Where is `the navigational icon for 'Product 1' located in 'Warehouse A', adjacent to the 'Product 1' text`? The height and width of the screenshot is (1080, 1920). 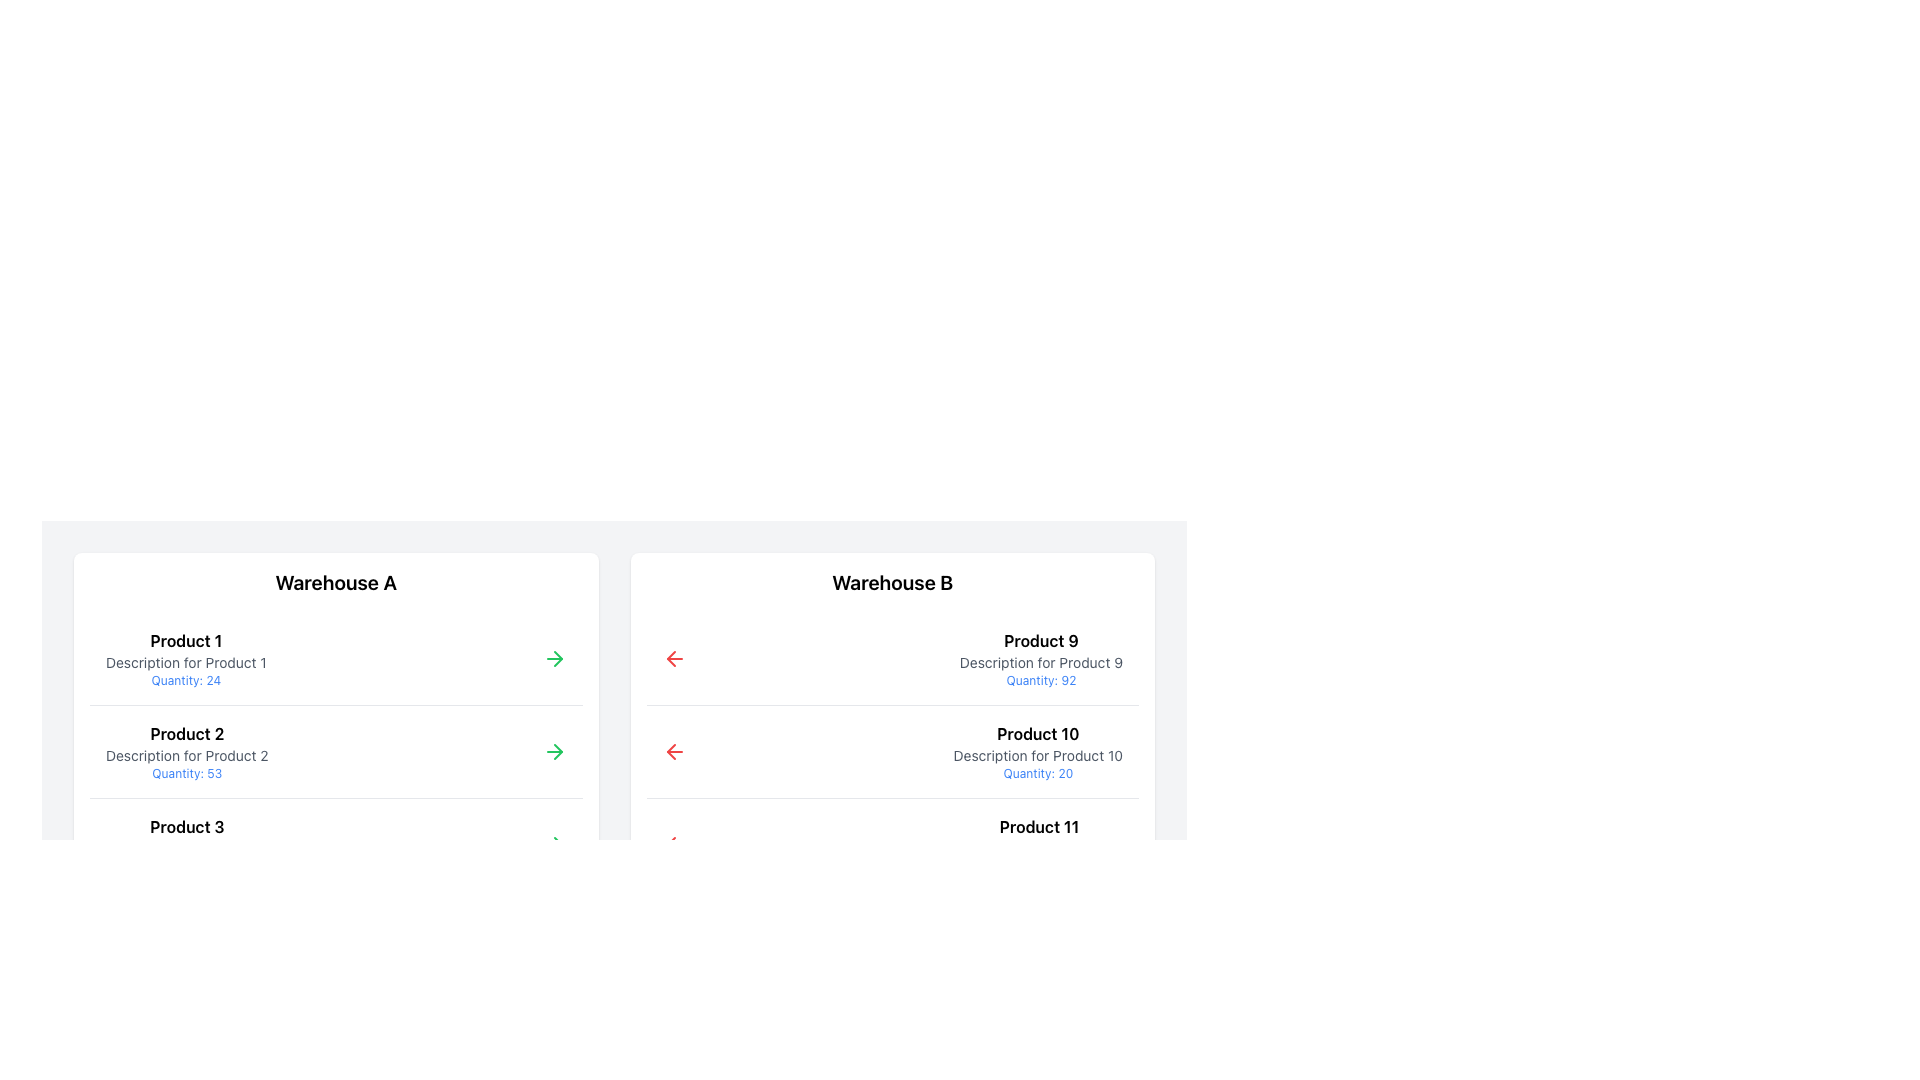 the navigational icon for 'Product 1' located in 'Warehouse A', adjacent to the 'Product 1' text is located at coordinates (557, 659).